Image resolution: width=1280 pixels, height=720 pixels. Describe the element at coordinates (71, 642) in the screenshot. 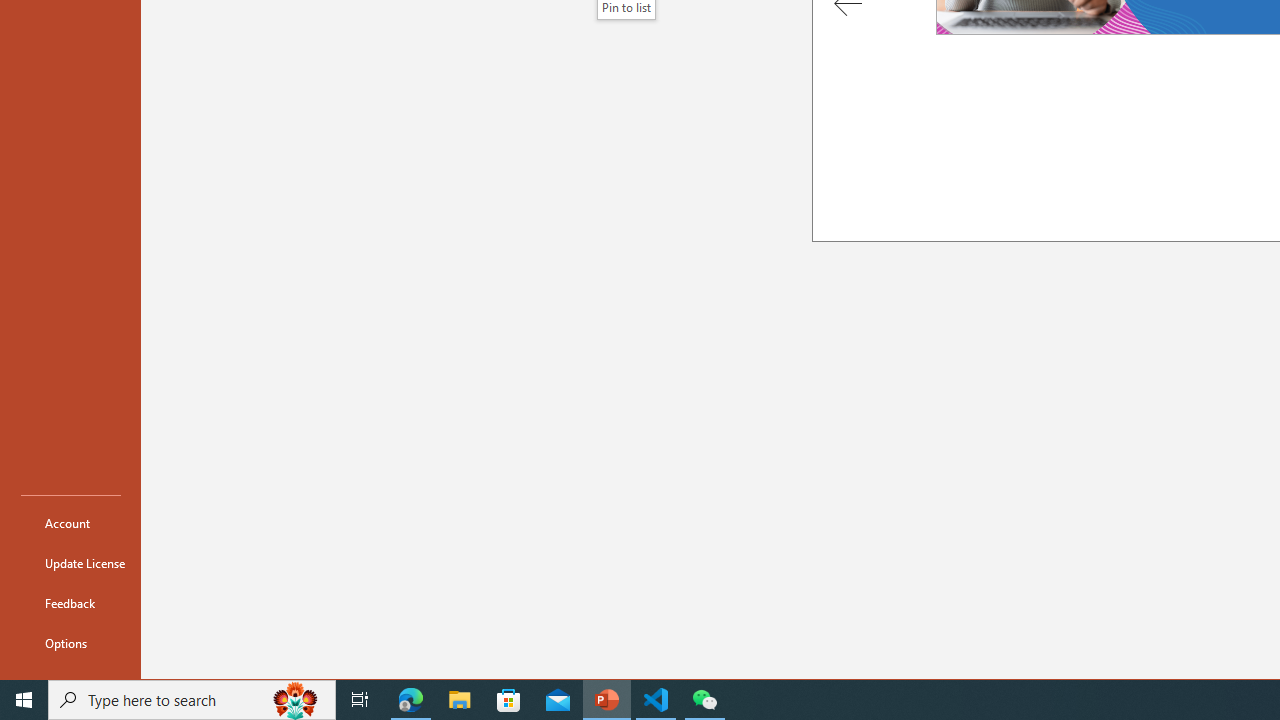

I see `'Options'` at that location.